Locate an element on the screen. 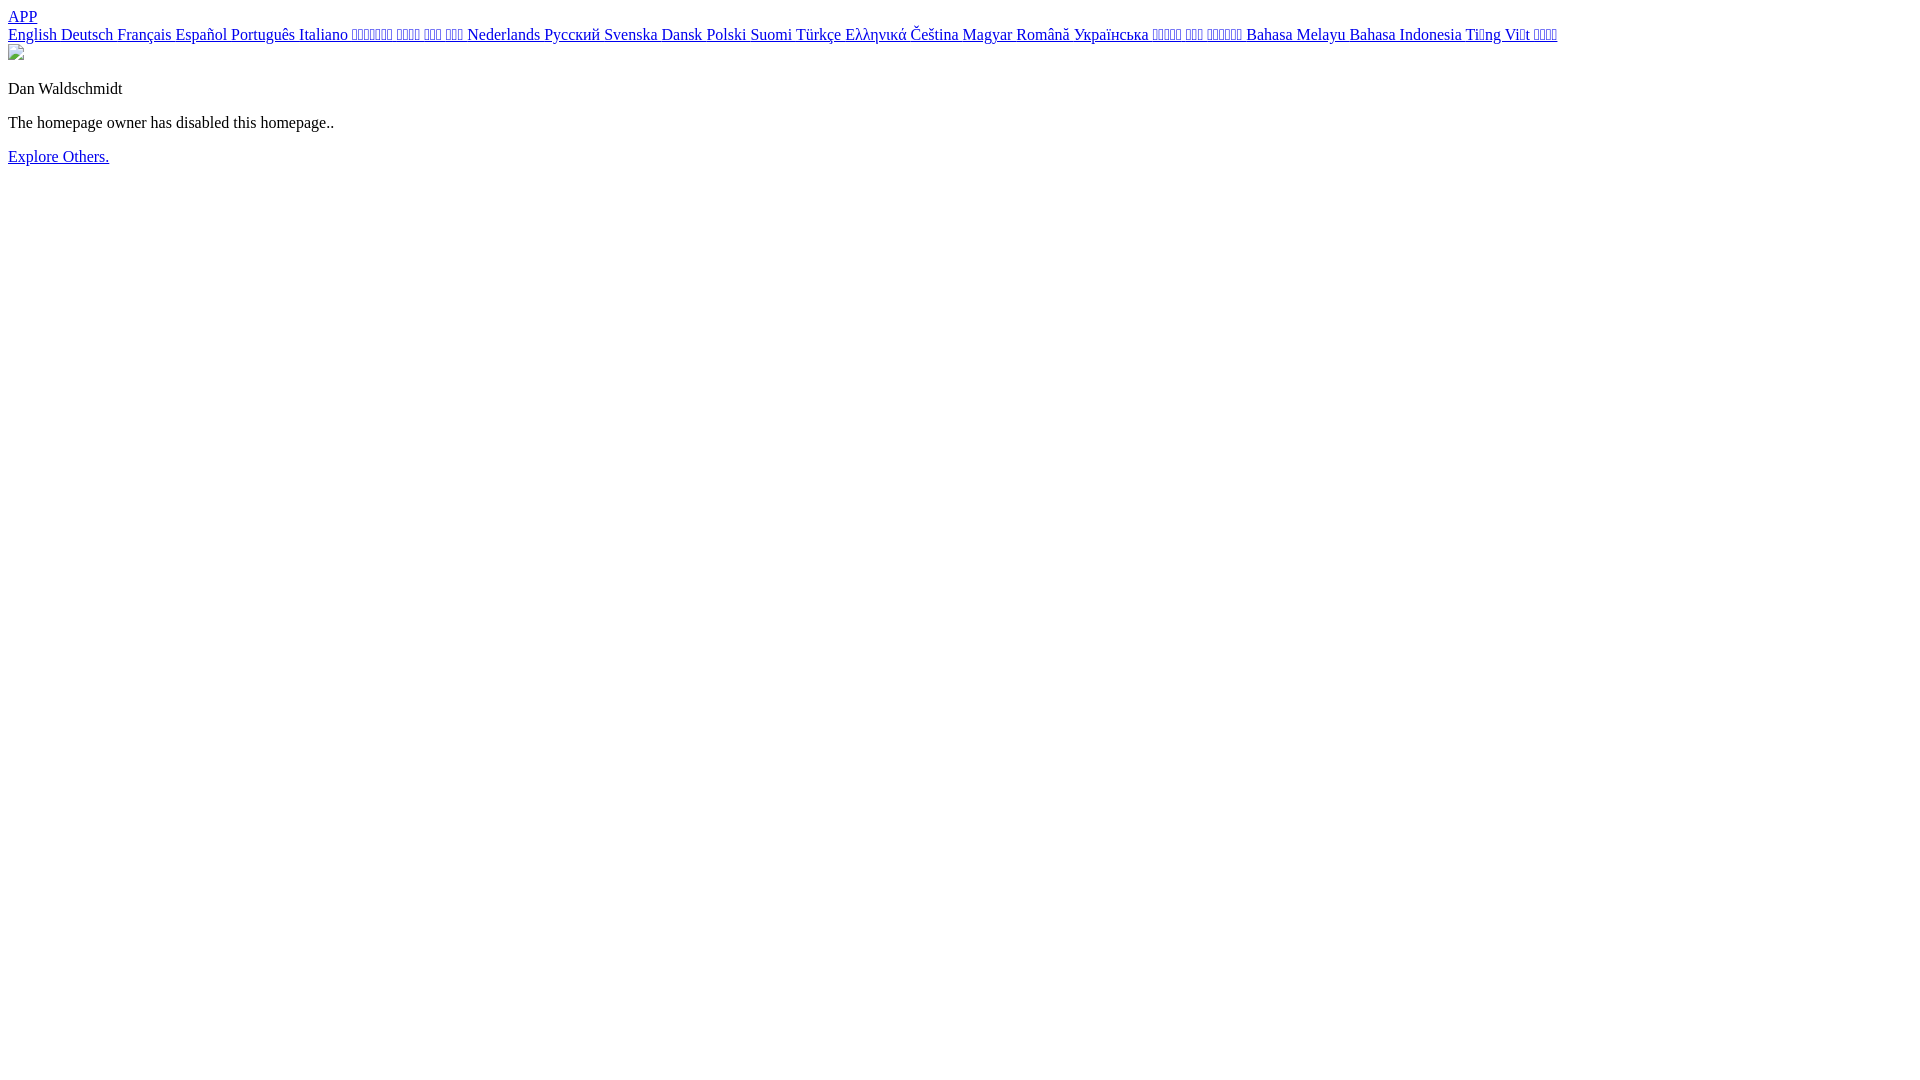 This screenshot has width=1920, height=1080. 'Nederlands' is located at coordinates (505, 34).